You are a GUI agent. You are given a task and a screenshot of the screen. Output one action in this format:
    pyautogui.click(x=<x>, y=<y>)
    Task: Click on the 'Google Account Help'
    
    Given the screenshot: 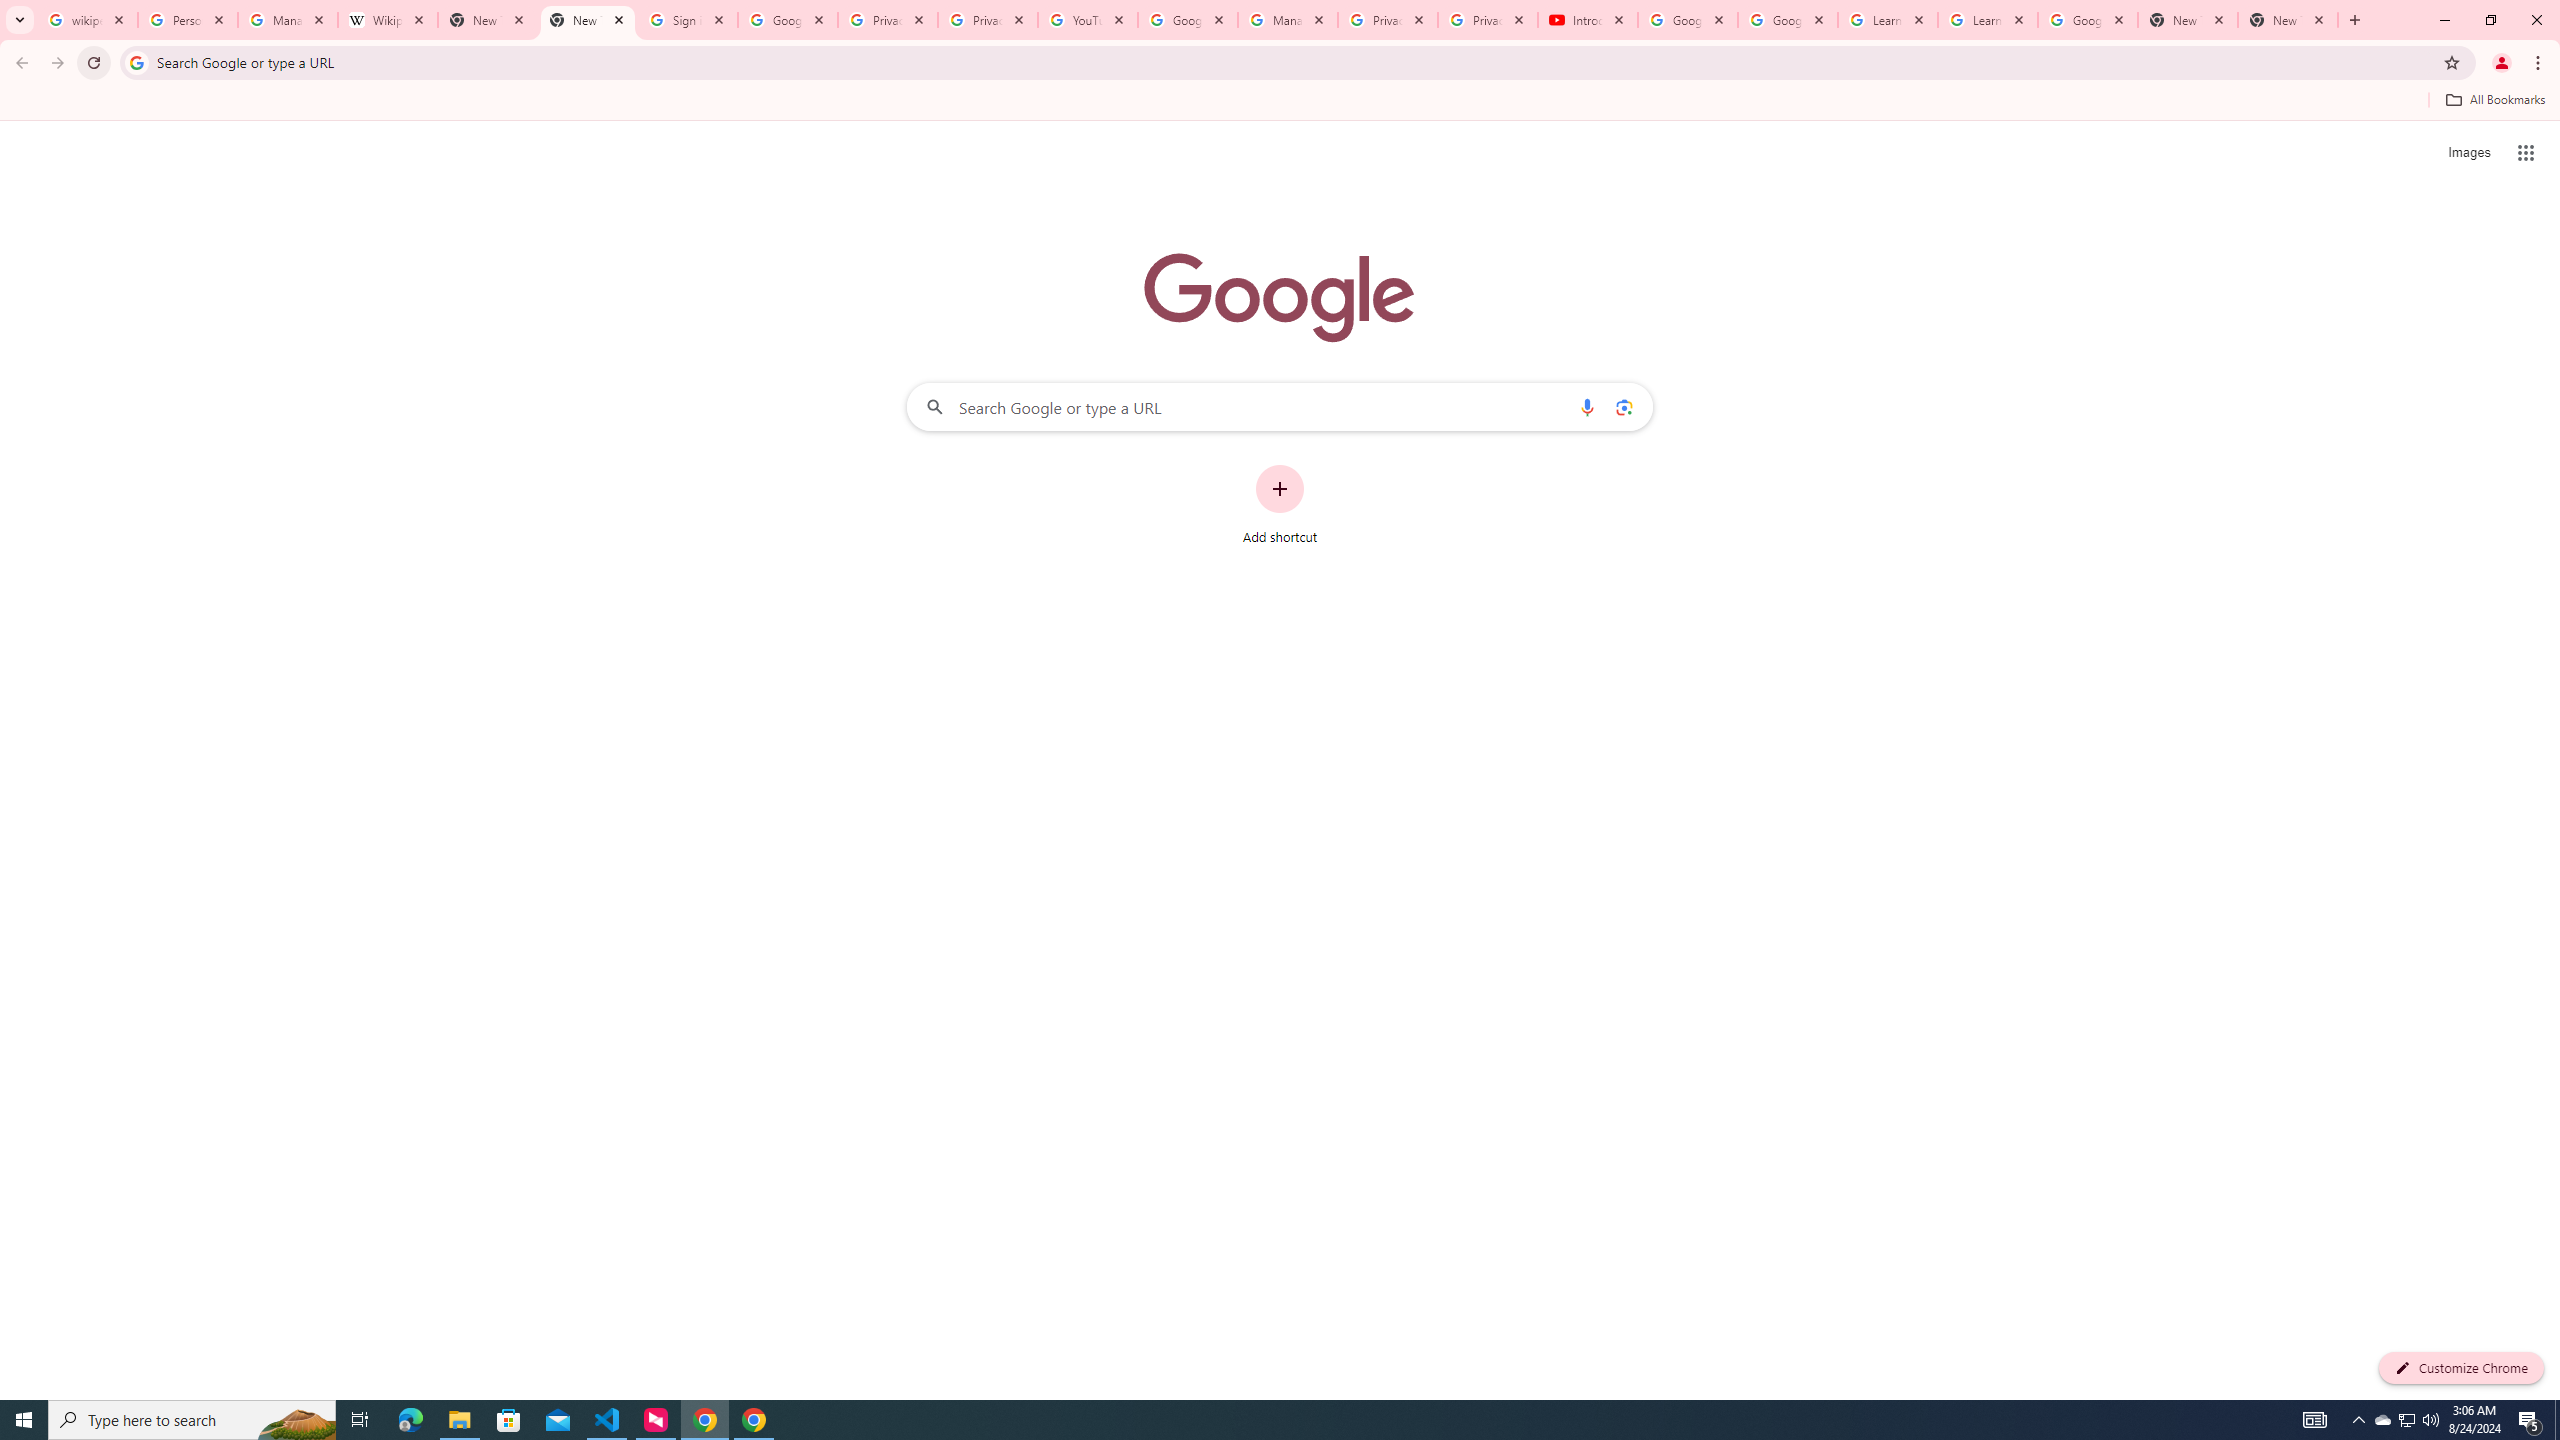 What is the action you would take?
    pyautogui.click(x=1687, y=19)
    